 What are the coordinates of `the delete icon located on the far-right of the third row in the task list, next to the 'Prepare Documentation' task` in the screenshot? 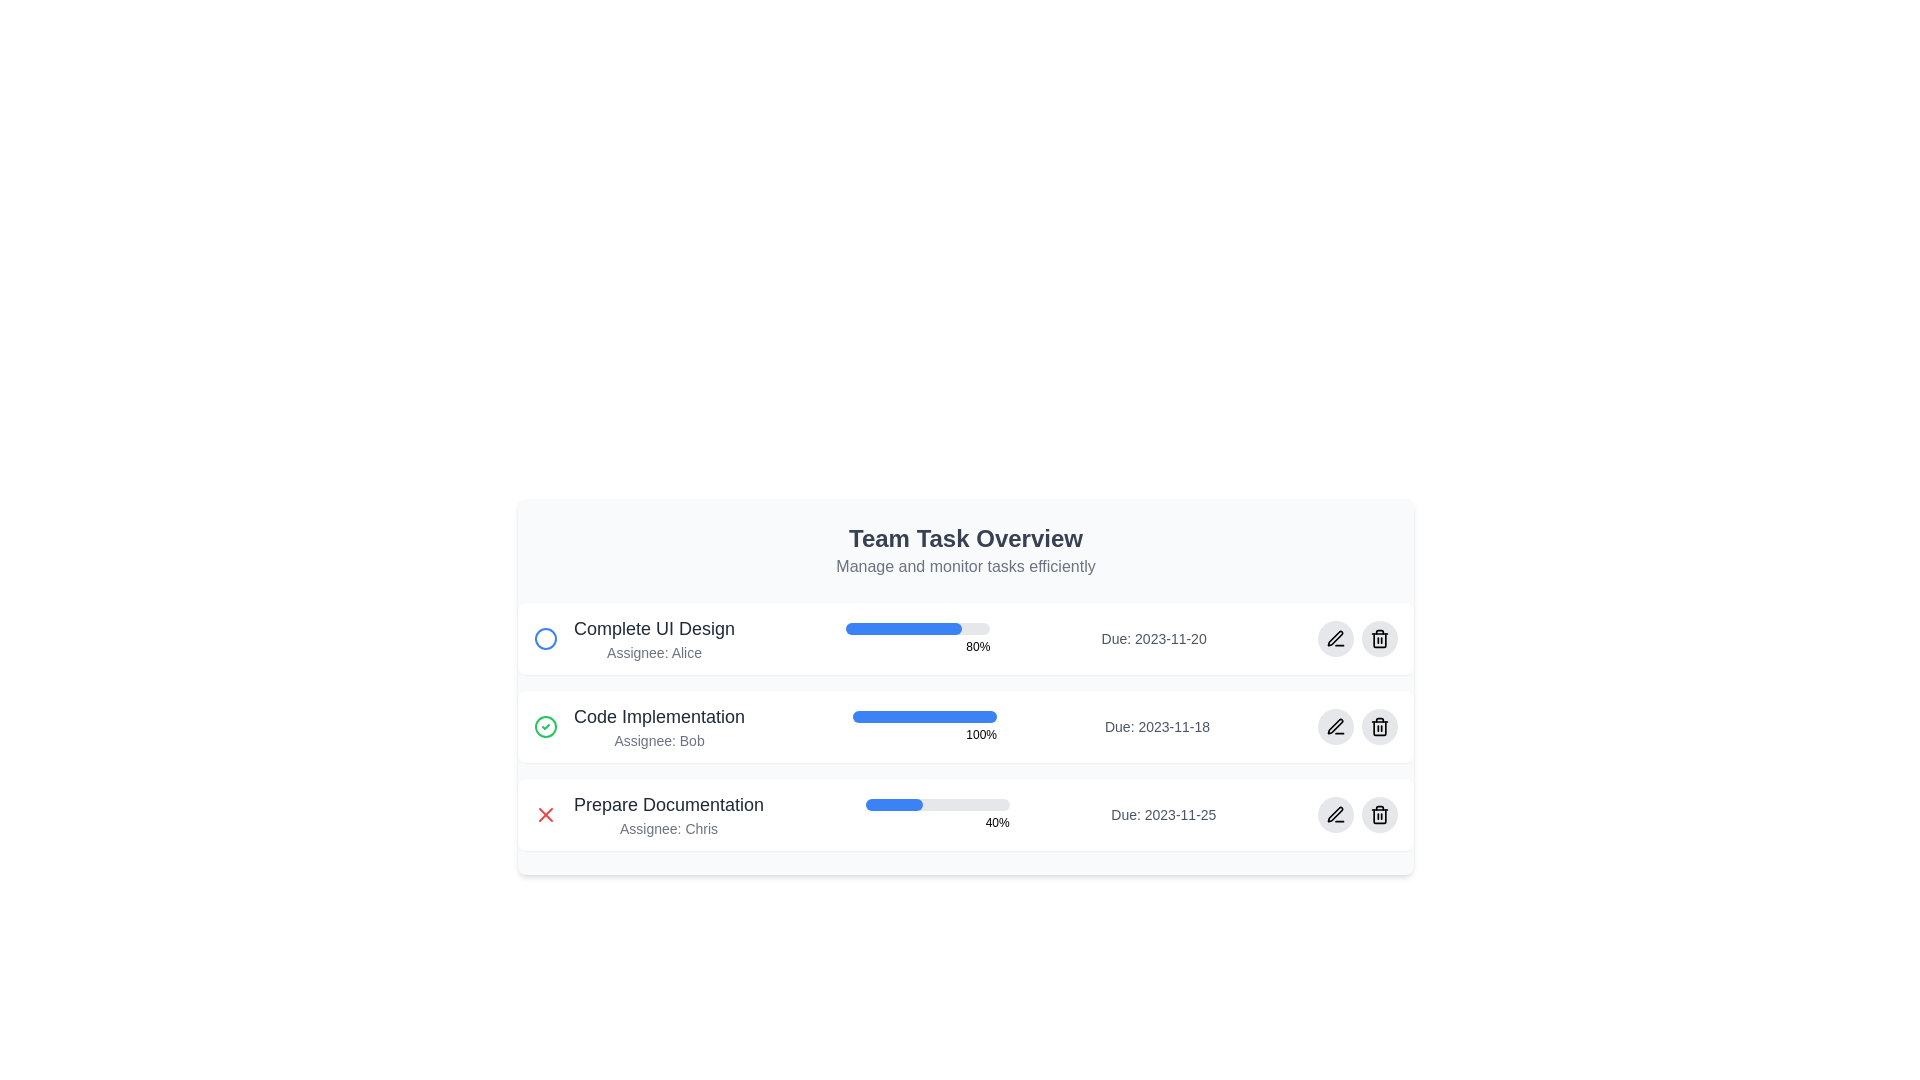 It's located at (1378, 814).